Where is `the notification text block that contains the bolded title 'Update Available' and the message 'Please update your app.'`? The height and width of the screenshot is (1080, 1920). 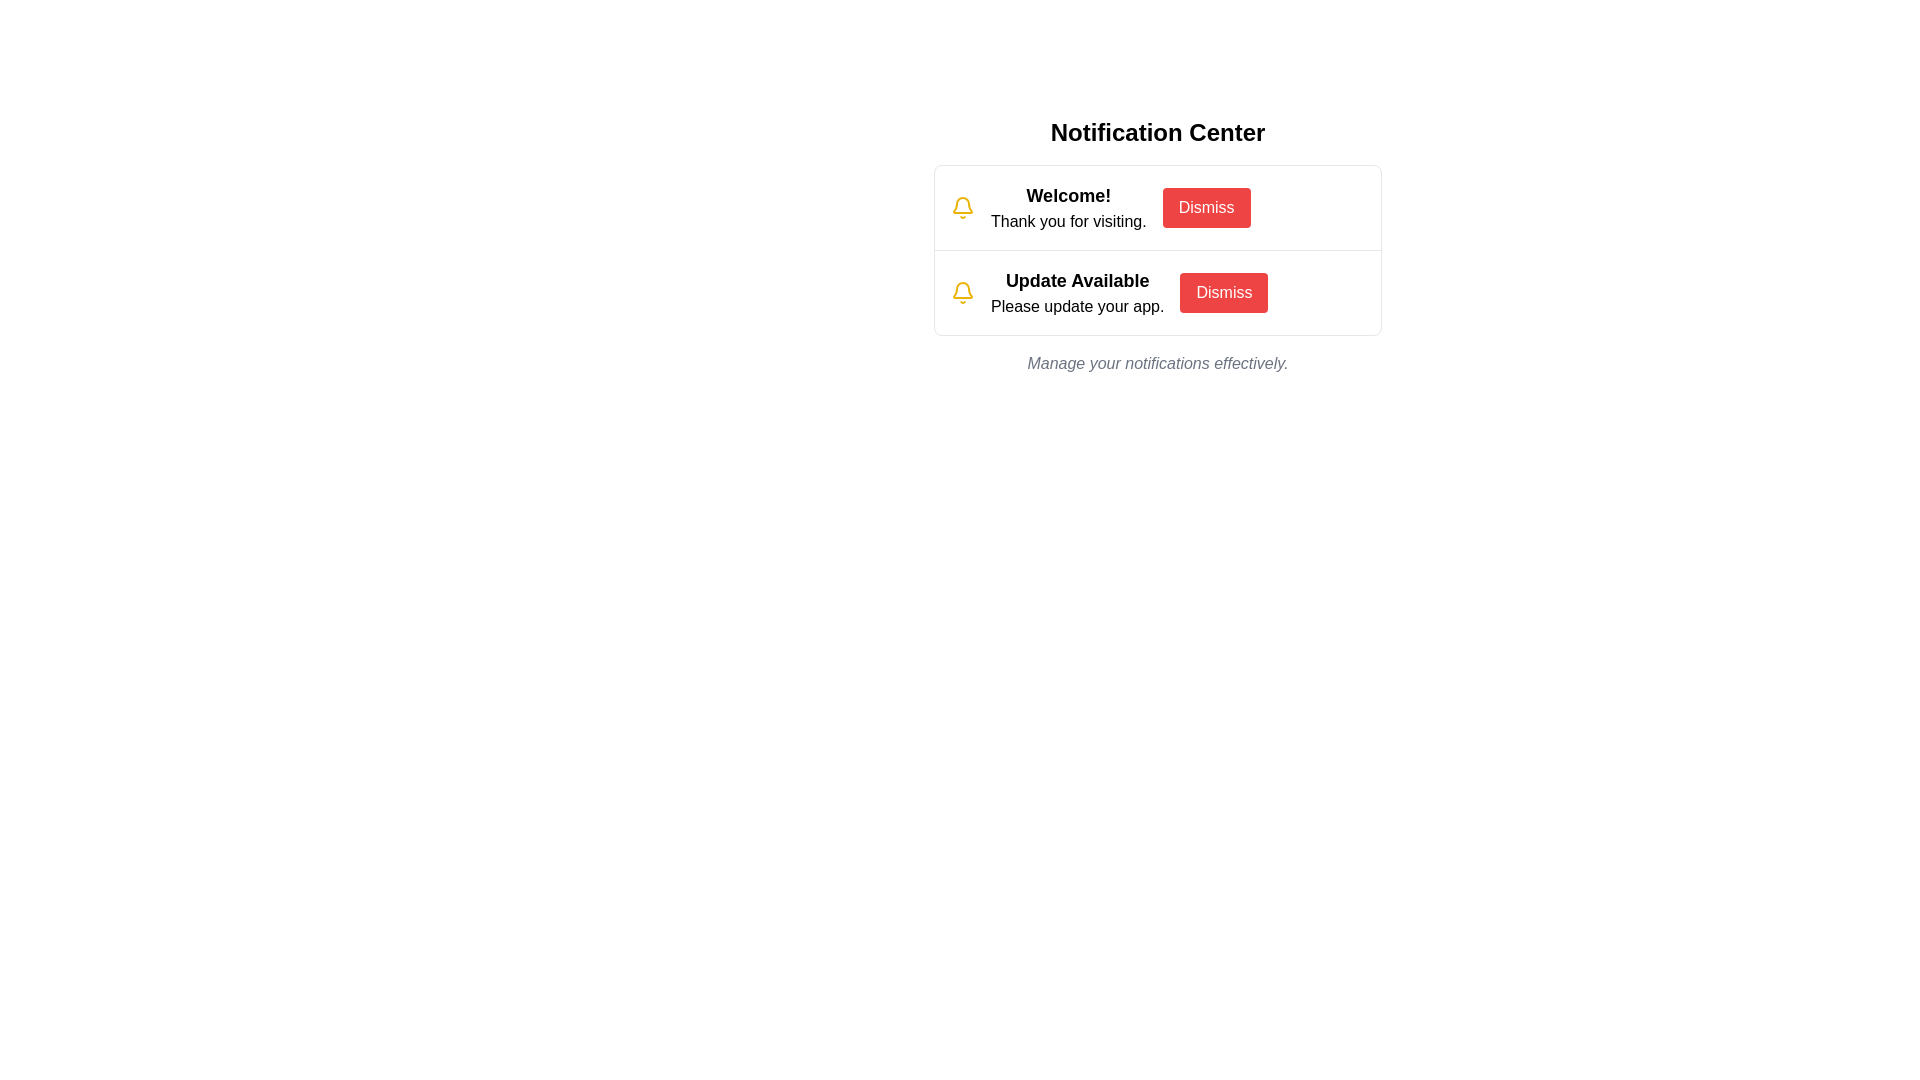
the notification text block that contains the bolded title 'Update Available' and the message 'Please update your app.' is located at coordinates (1076, 293).